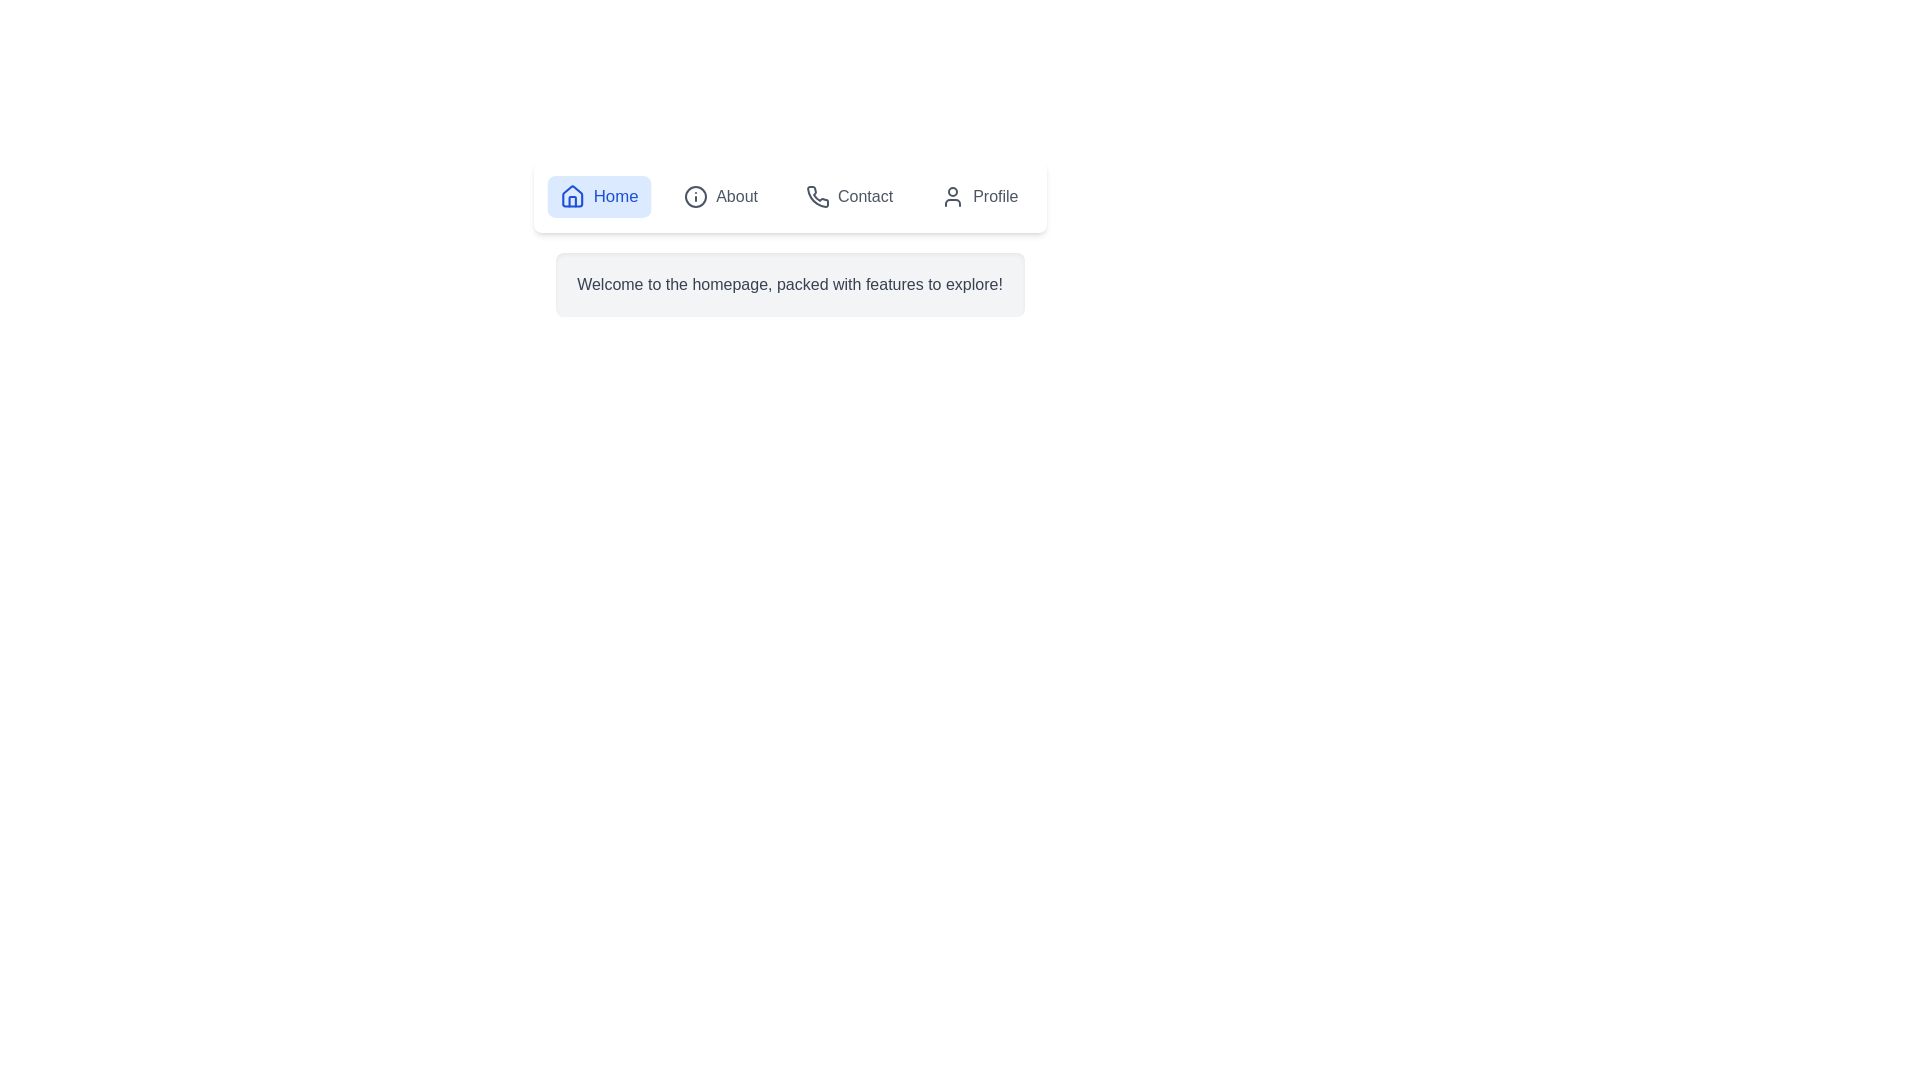  Describe the element at coordinates (570, 196) in the screenshot. I see `the icon of the Home tab` at that location.